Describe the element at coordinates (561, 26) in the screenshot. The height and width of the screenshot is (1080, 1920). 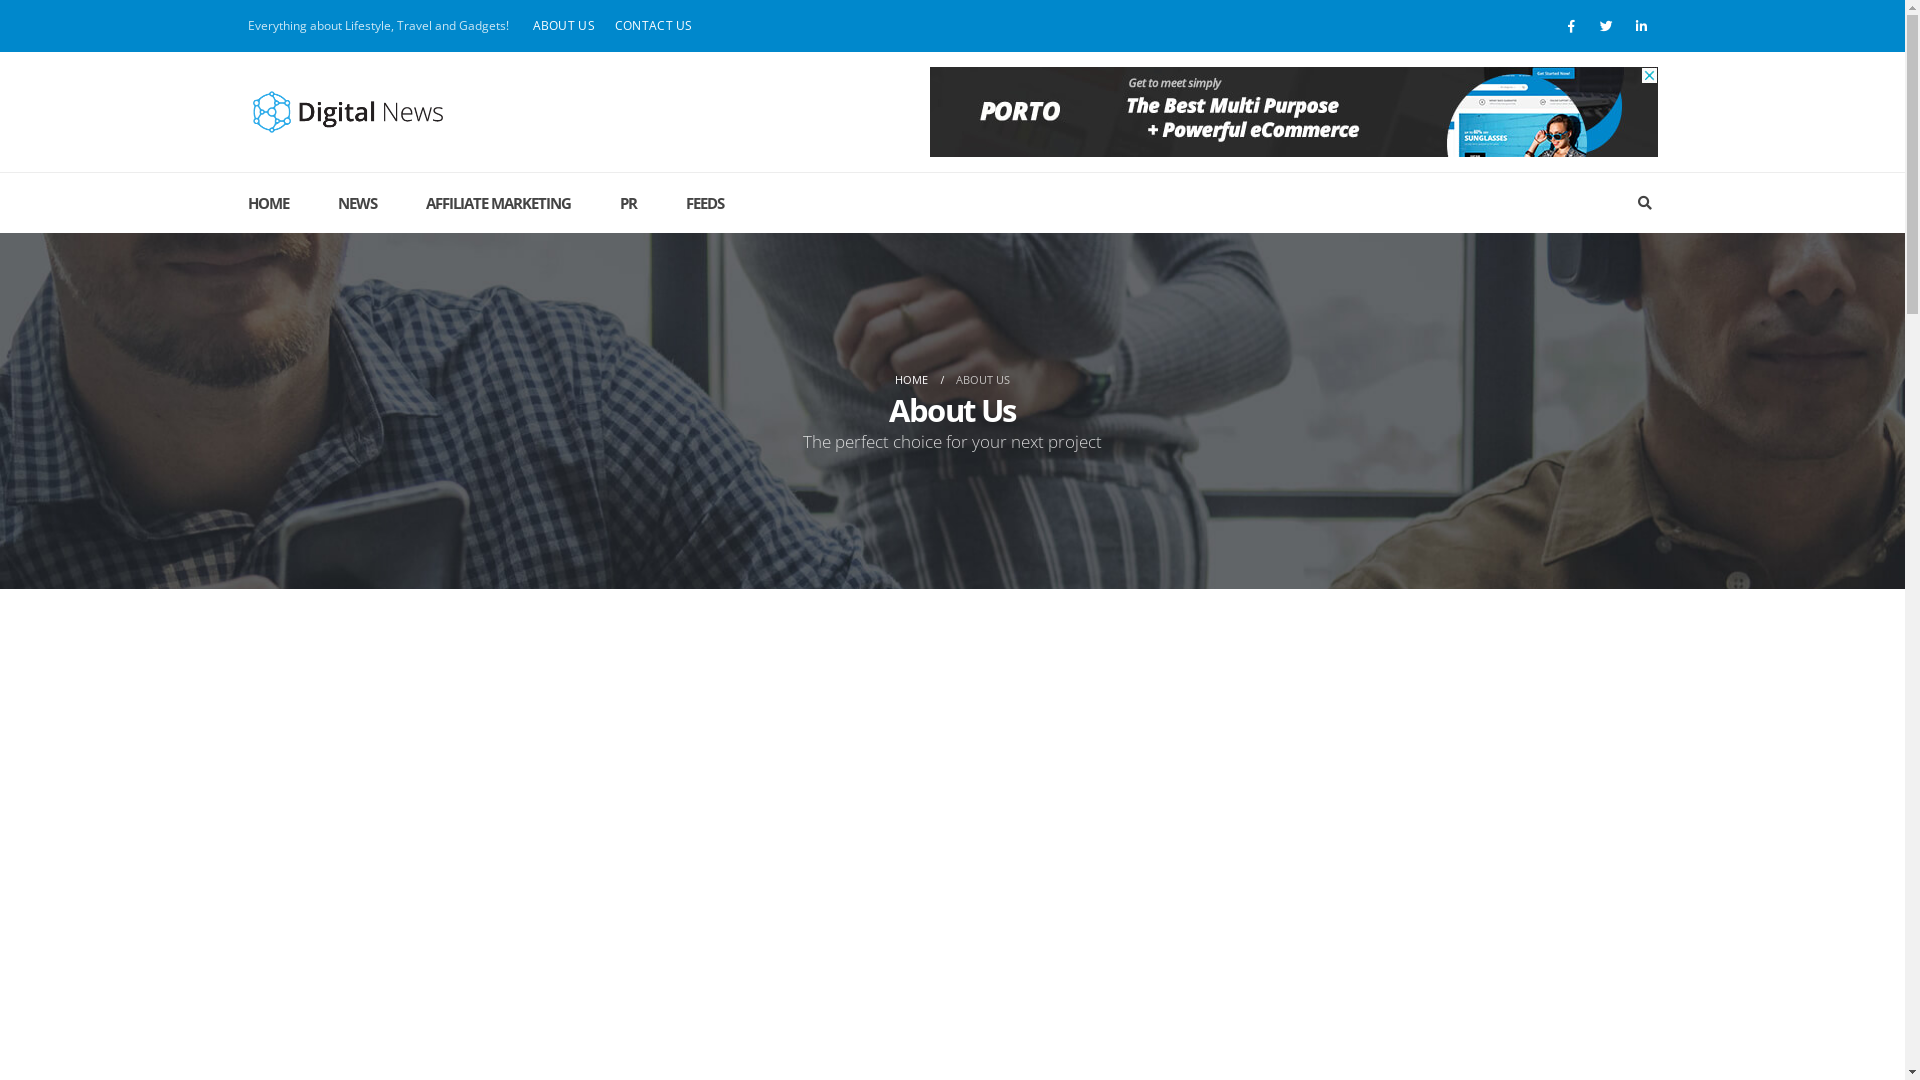
I see `'ABOUT US'` at that location.